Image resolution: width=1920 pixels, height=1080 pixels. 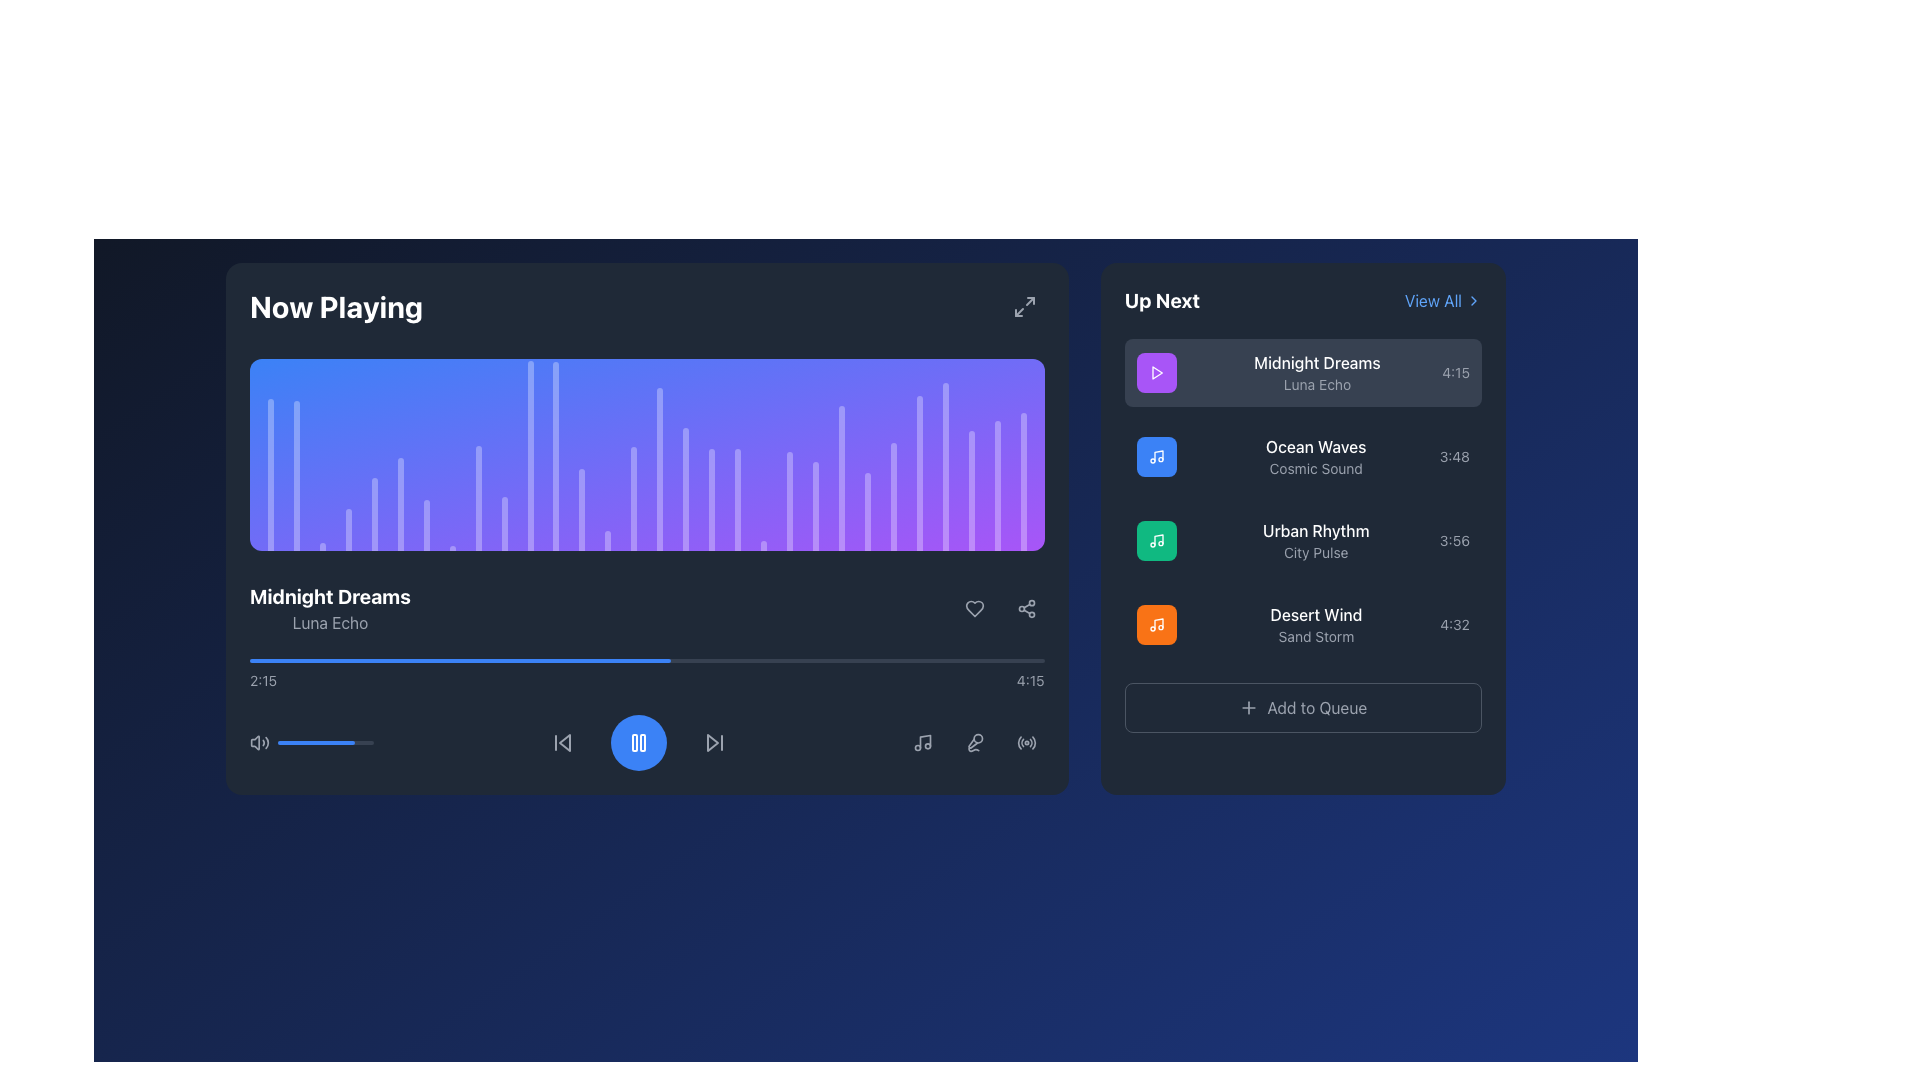 What do you see at coordinates (638, 743) in the screenshot?
I see `the pause button located in the media control panel` at bounding box center [638, 743].